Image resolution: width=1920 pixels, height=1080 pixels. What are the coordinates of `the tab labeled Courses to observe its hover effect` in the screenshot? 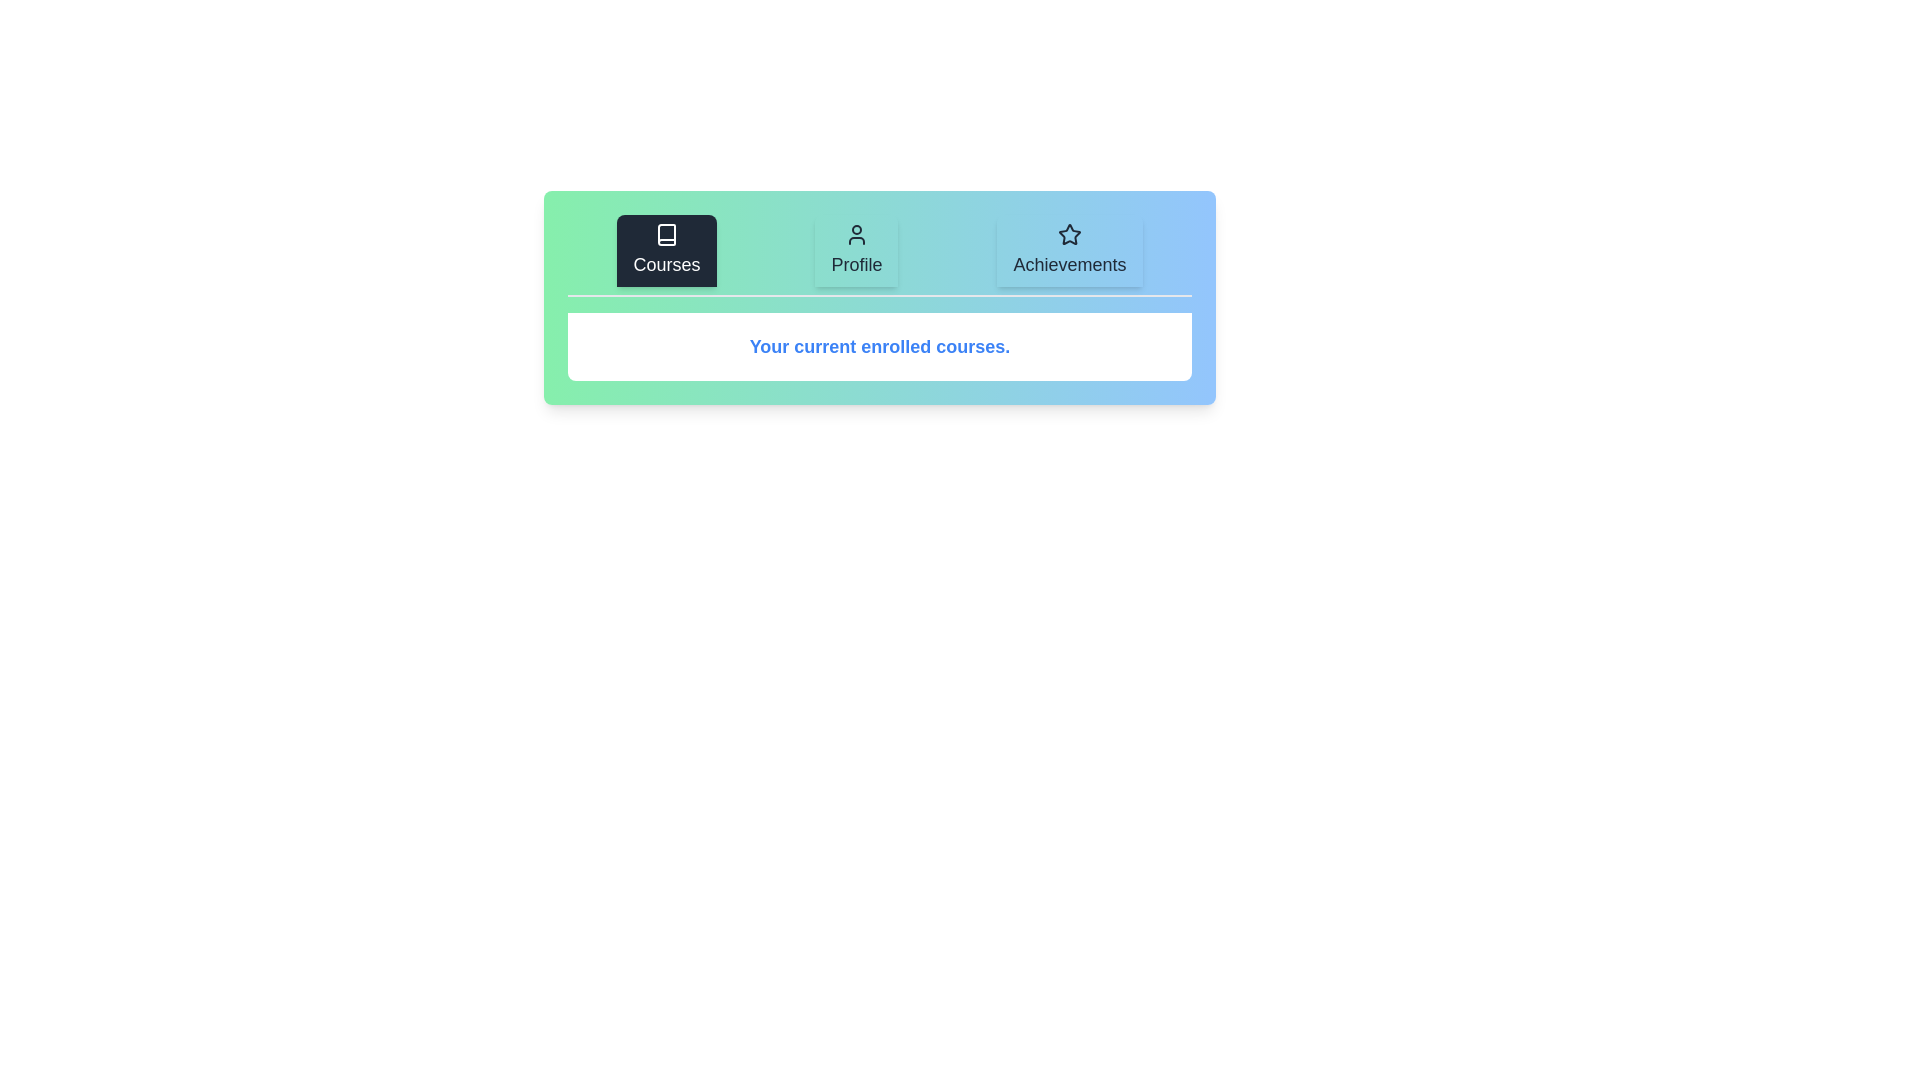 It's located at (667, 249).